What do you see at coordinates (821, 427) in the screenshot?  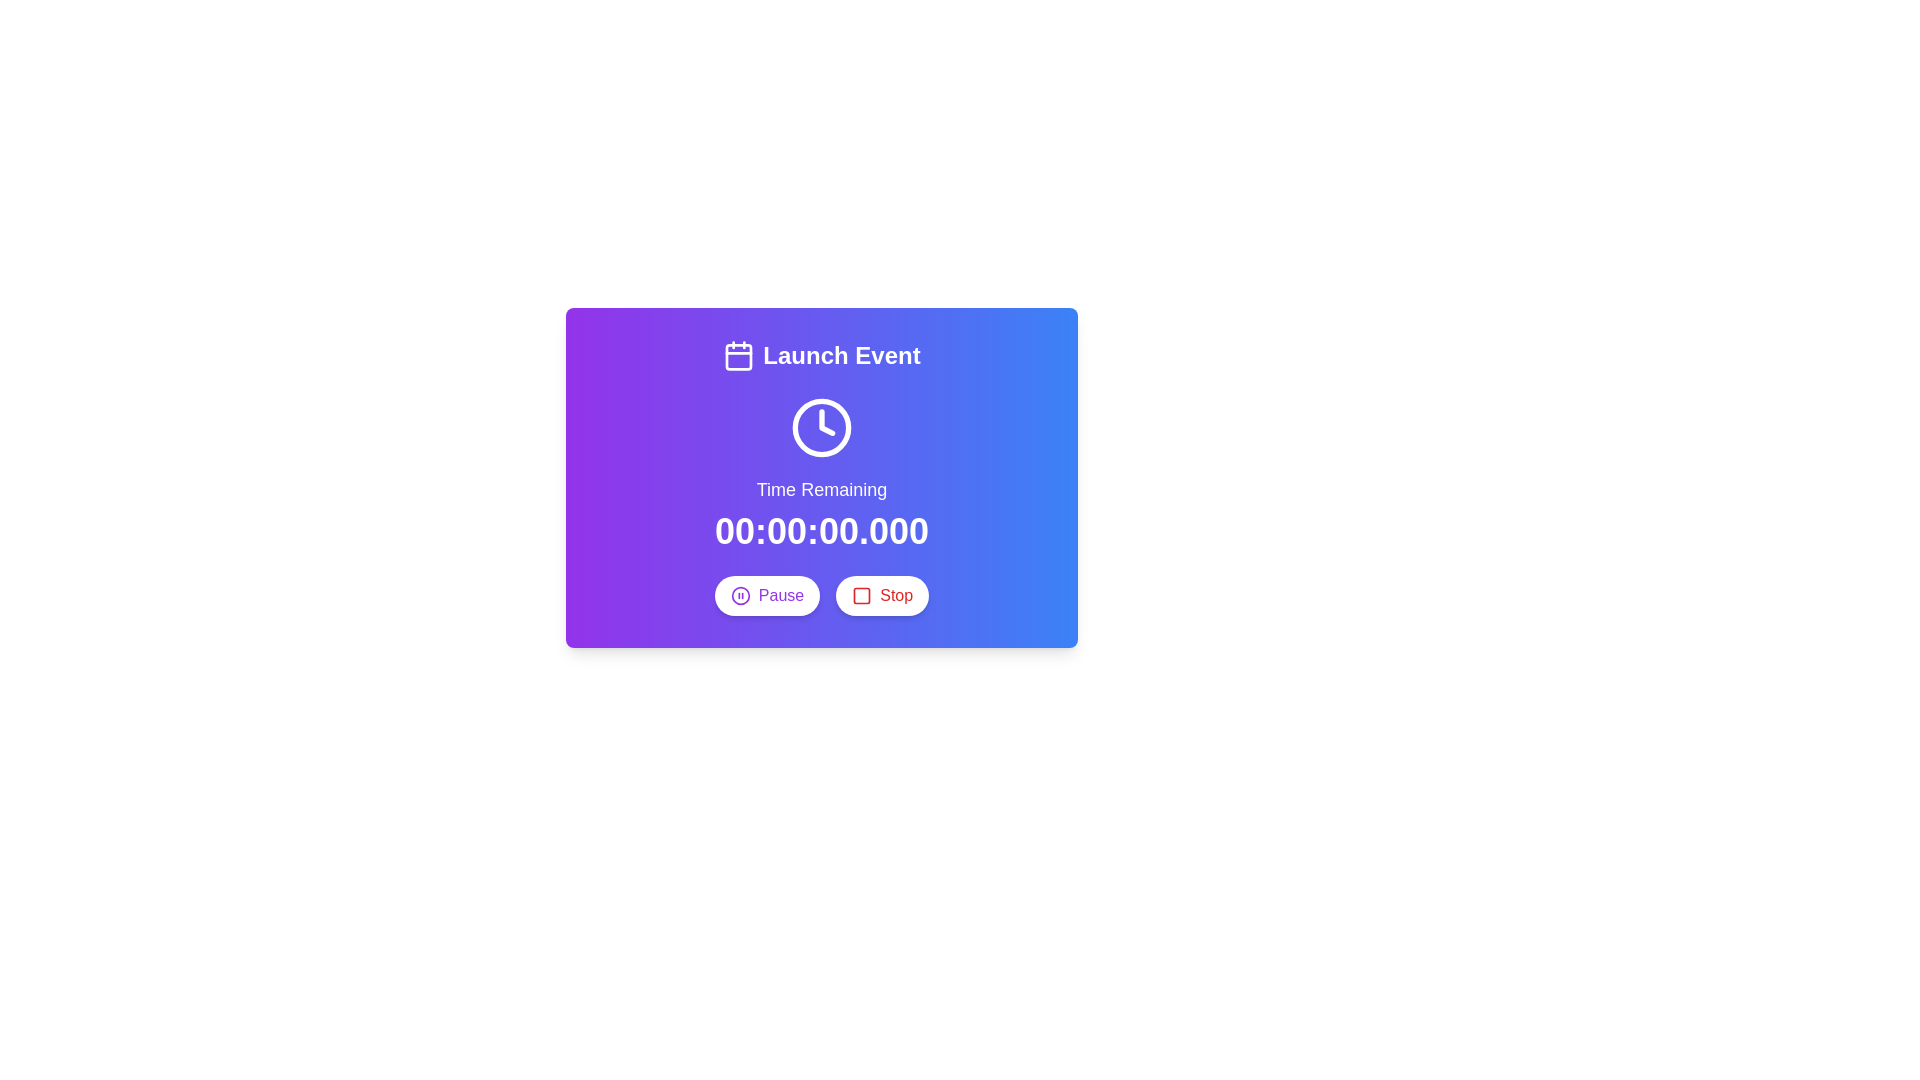 I see `the clock icon, which serves as a graphical representation of time-related functionality, located below the 'Launch Event' title and above the timer display` at bounding box center [821, 427].